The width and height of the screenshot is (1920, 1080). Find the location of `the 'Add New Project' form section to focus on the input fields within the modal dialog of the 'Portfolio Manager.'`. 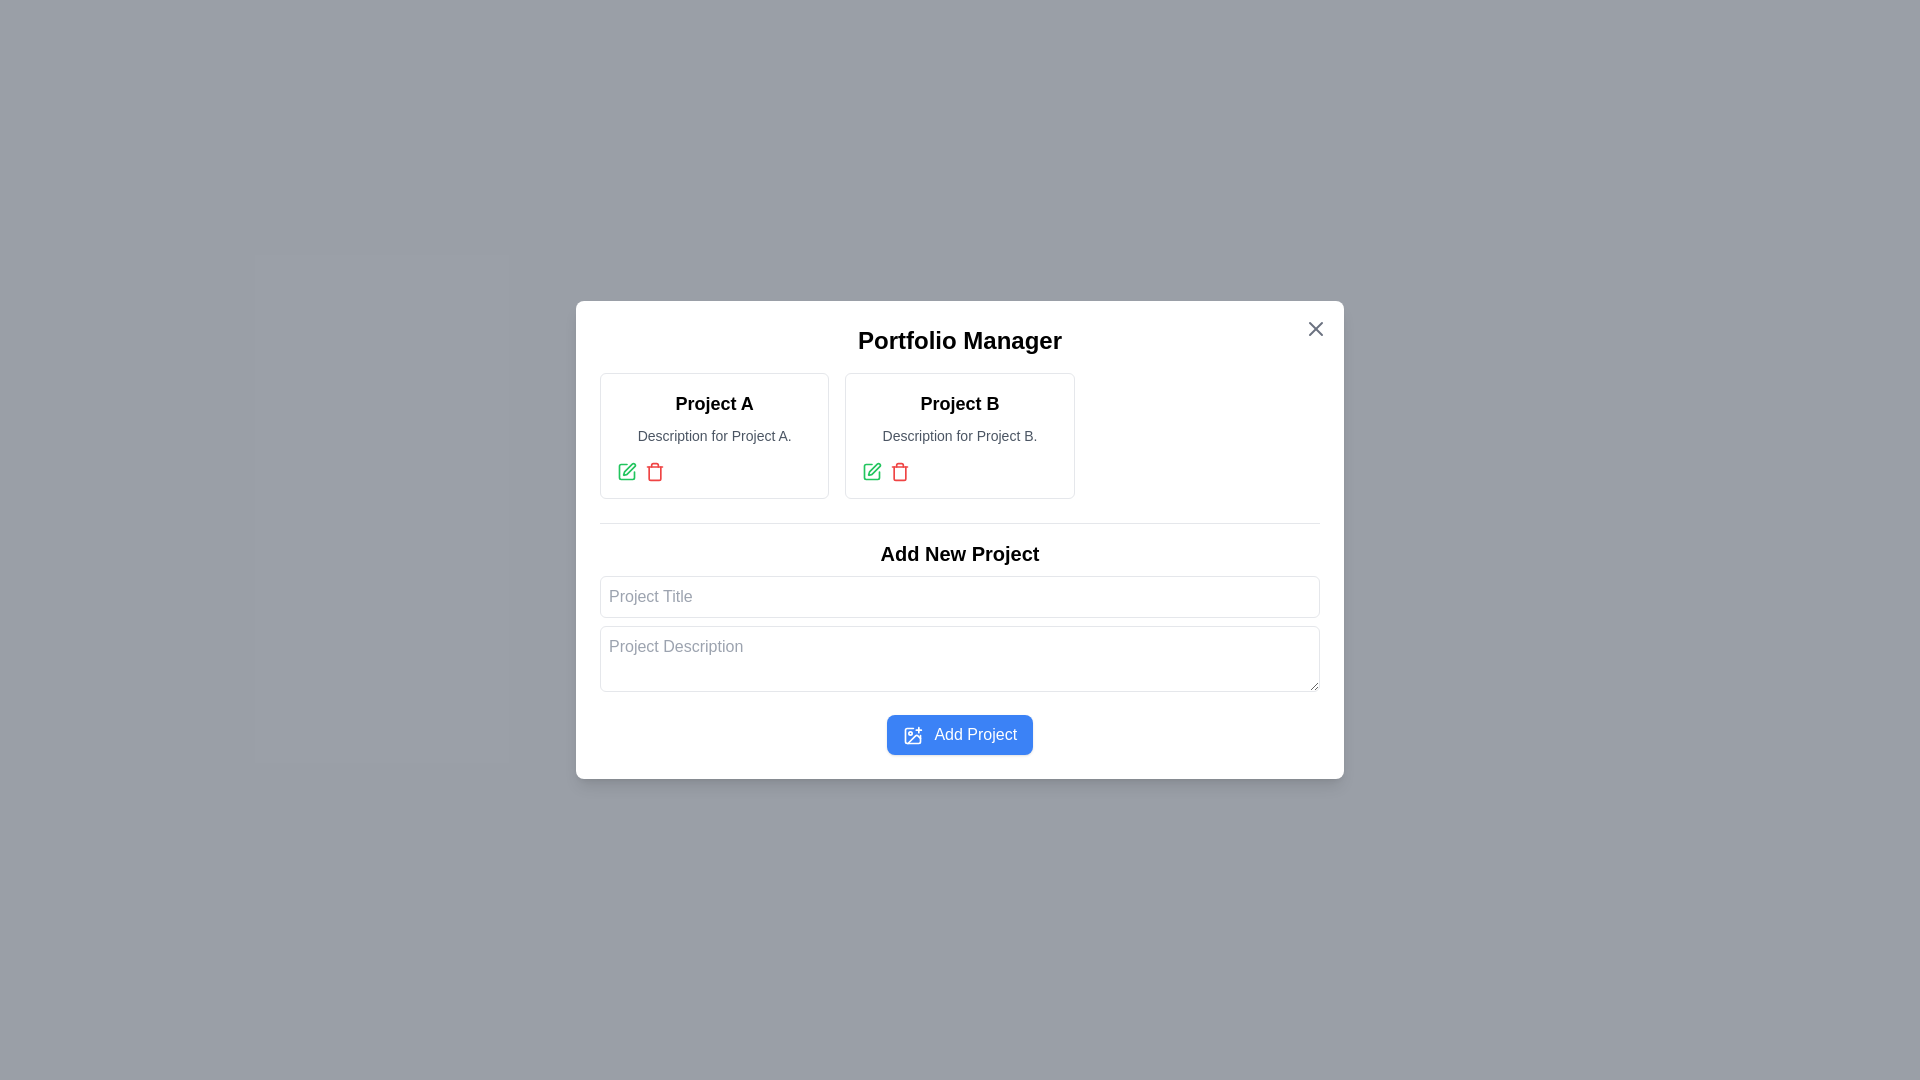

the 'Add New Project' form section to focus on the input fields within the modal dialog of the 'Portfolio Manager.' is located at coordinates (960, 639).